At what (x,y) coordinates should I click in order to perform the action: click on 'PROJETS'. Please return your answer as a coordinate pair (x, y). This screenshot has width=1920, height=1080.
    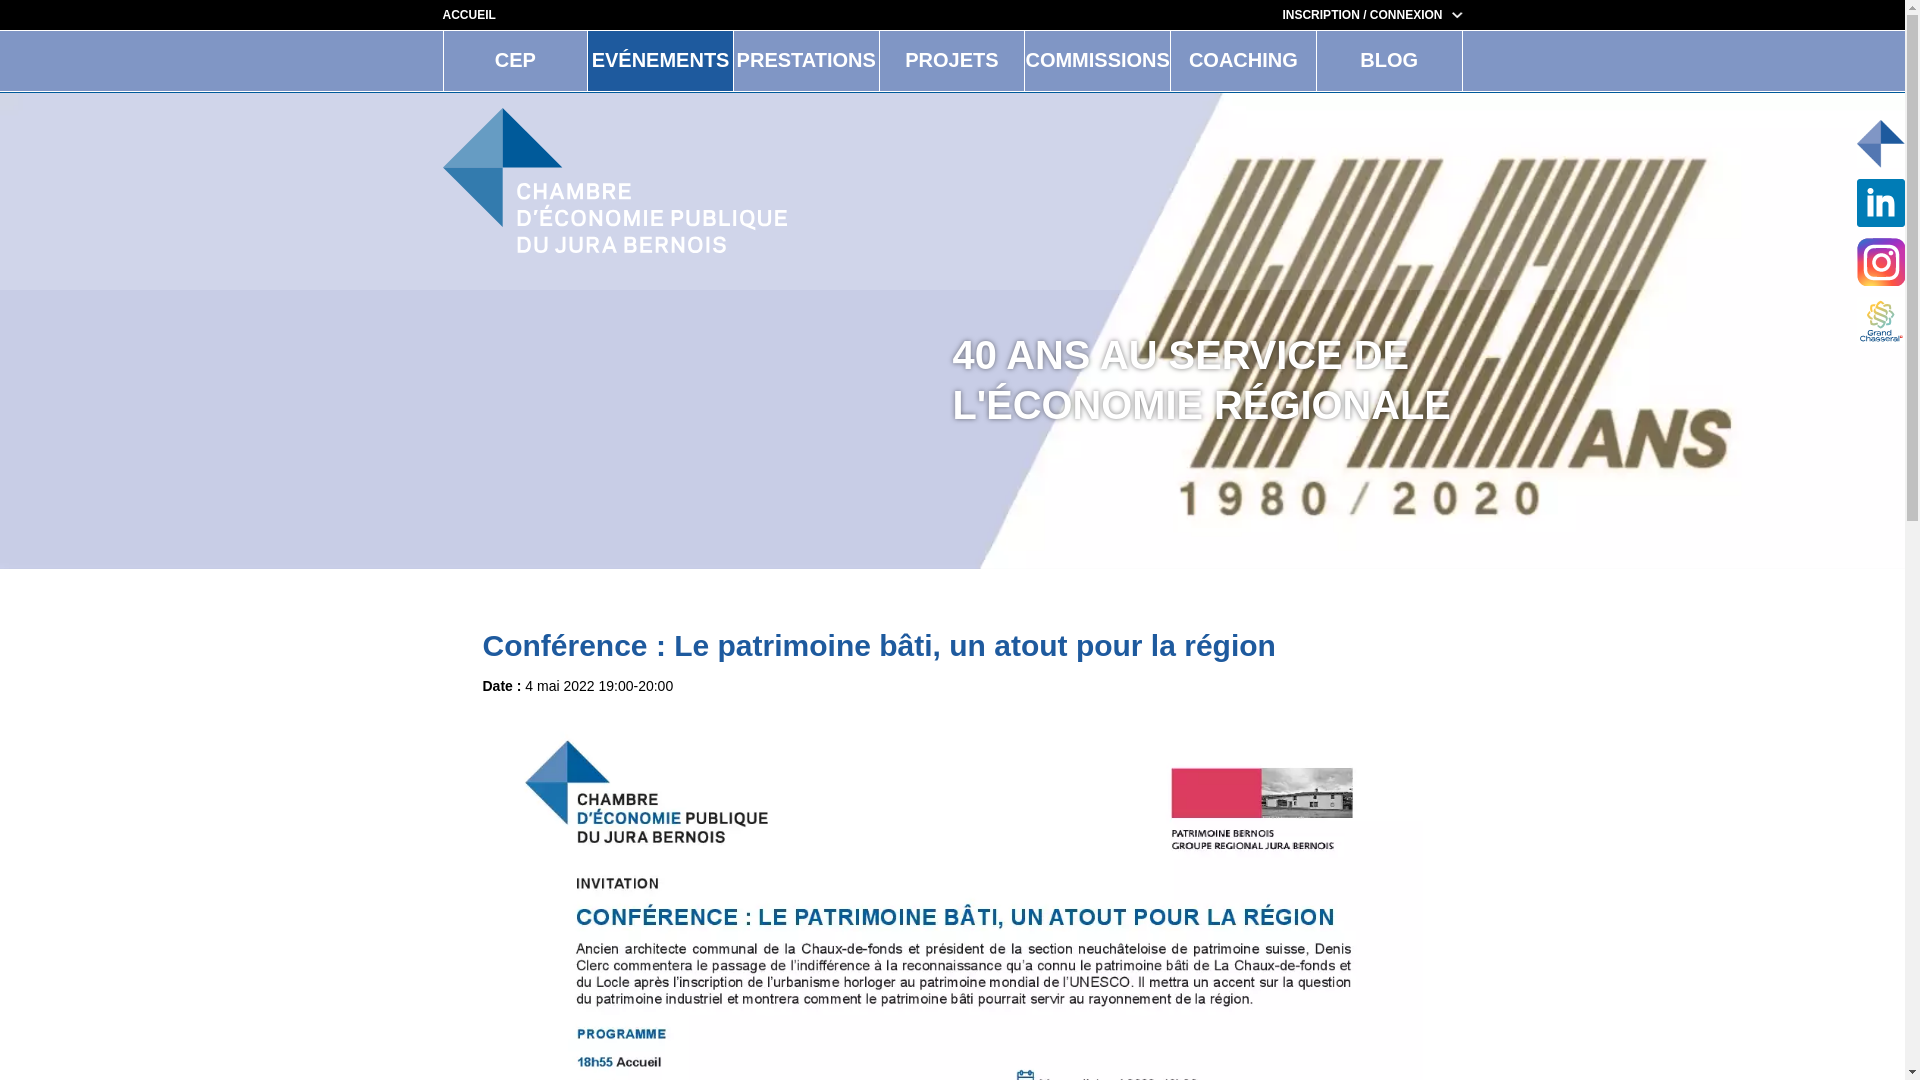
    Looking at the image, I should click on (951, 60).